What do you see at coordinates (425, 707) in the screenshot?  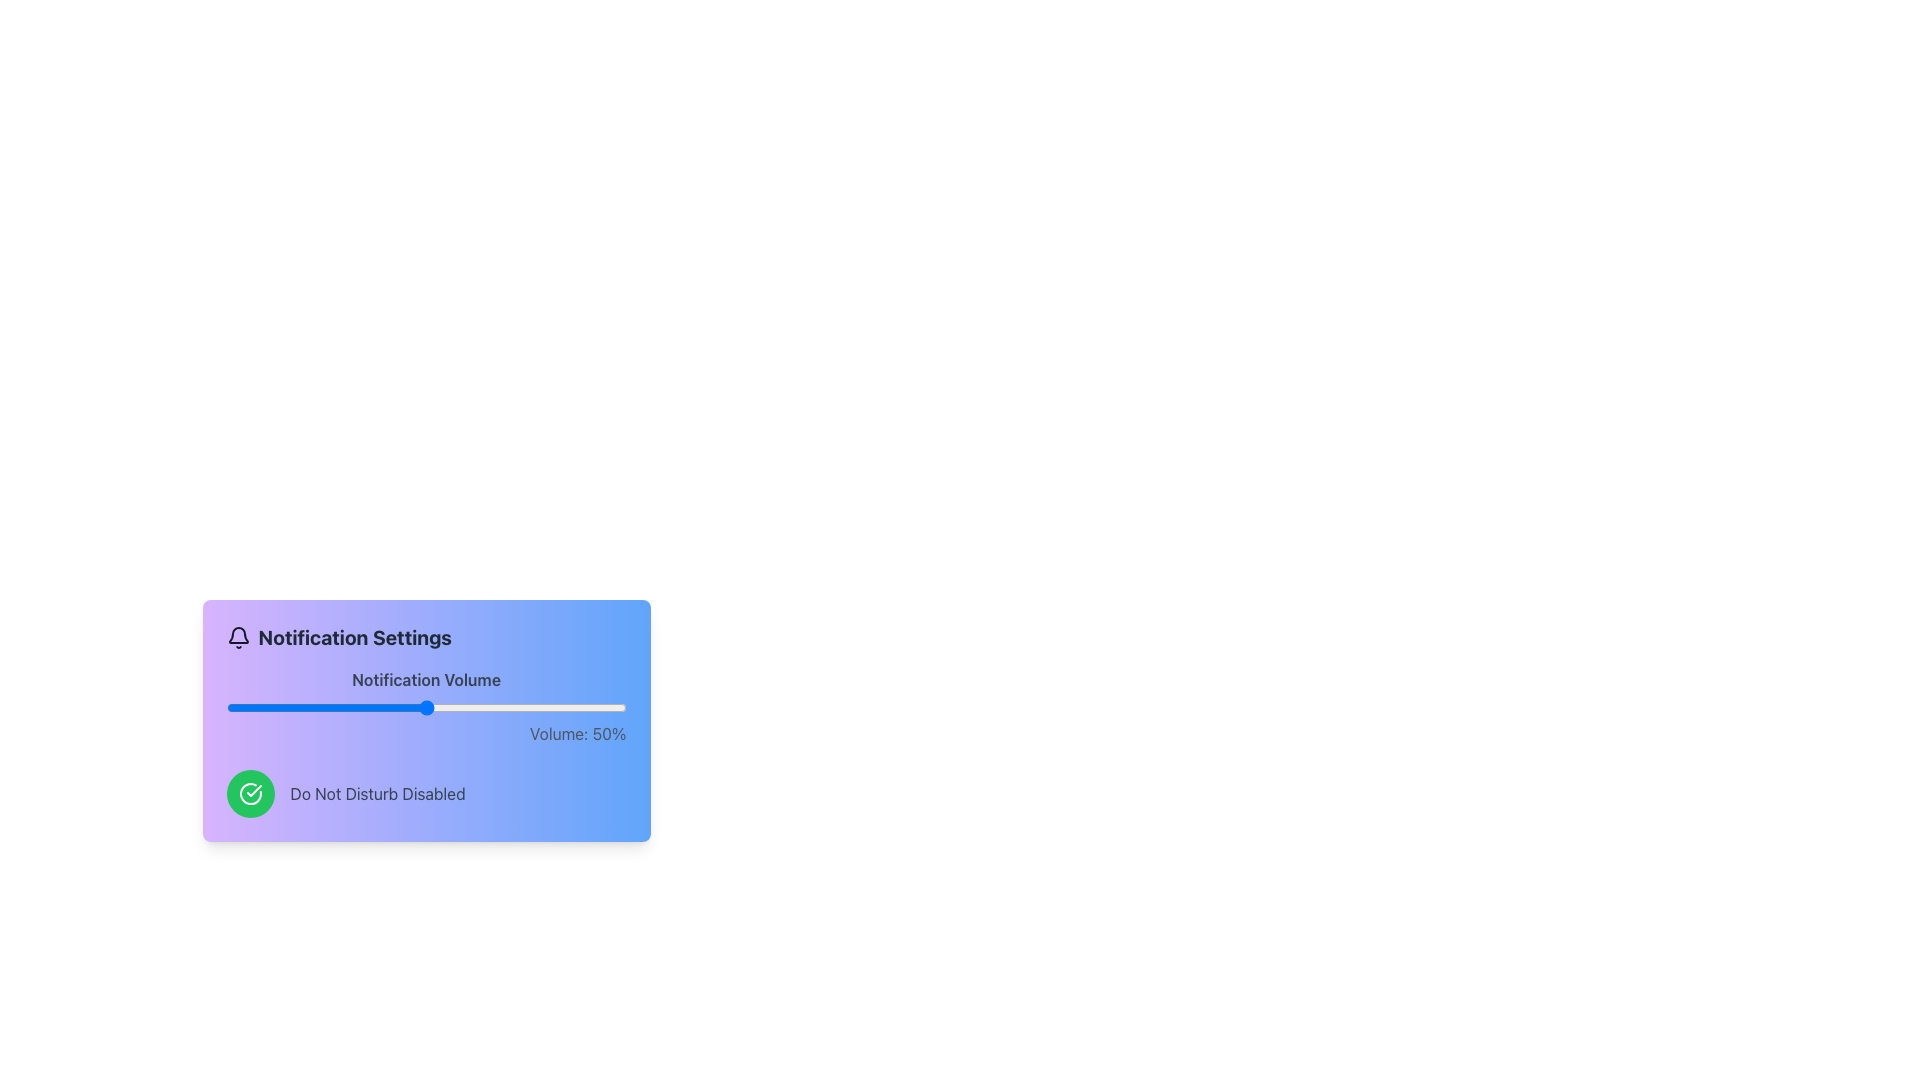 I see `the thumb of the horizontal slider control for additional interaction feedback, which is visually styled with a thin rectangular track and a distinct circular thumb indicating a value of 50%` at bounding box center [425, 707].